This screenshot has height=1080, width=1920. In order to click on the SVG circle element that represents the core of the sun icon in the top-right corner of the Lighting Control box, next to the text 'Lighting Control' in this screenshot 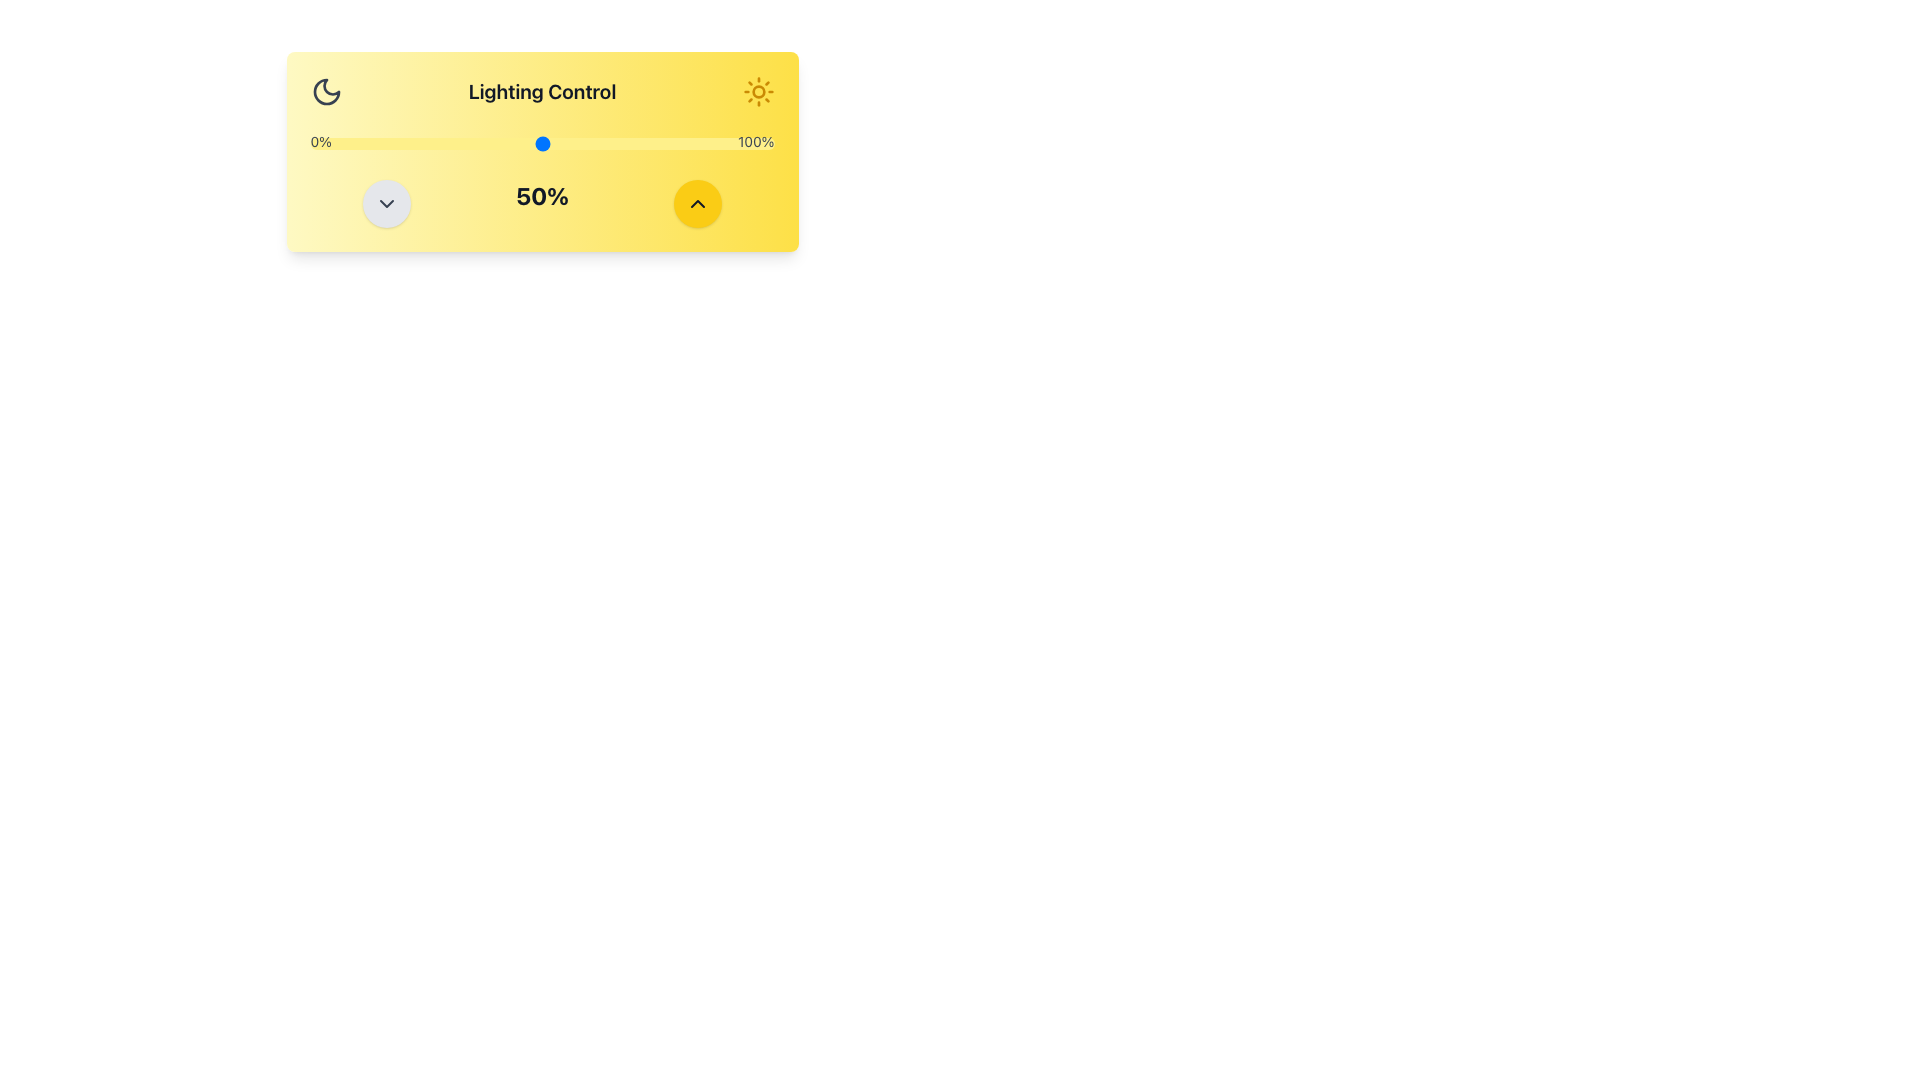, I will do `click(757, 92)`.